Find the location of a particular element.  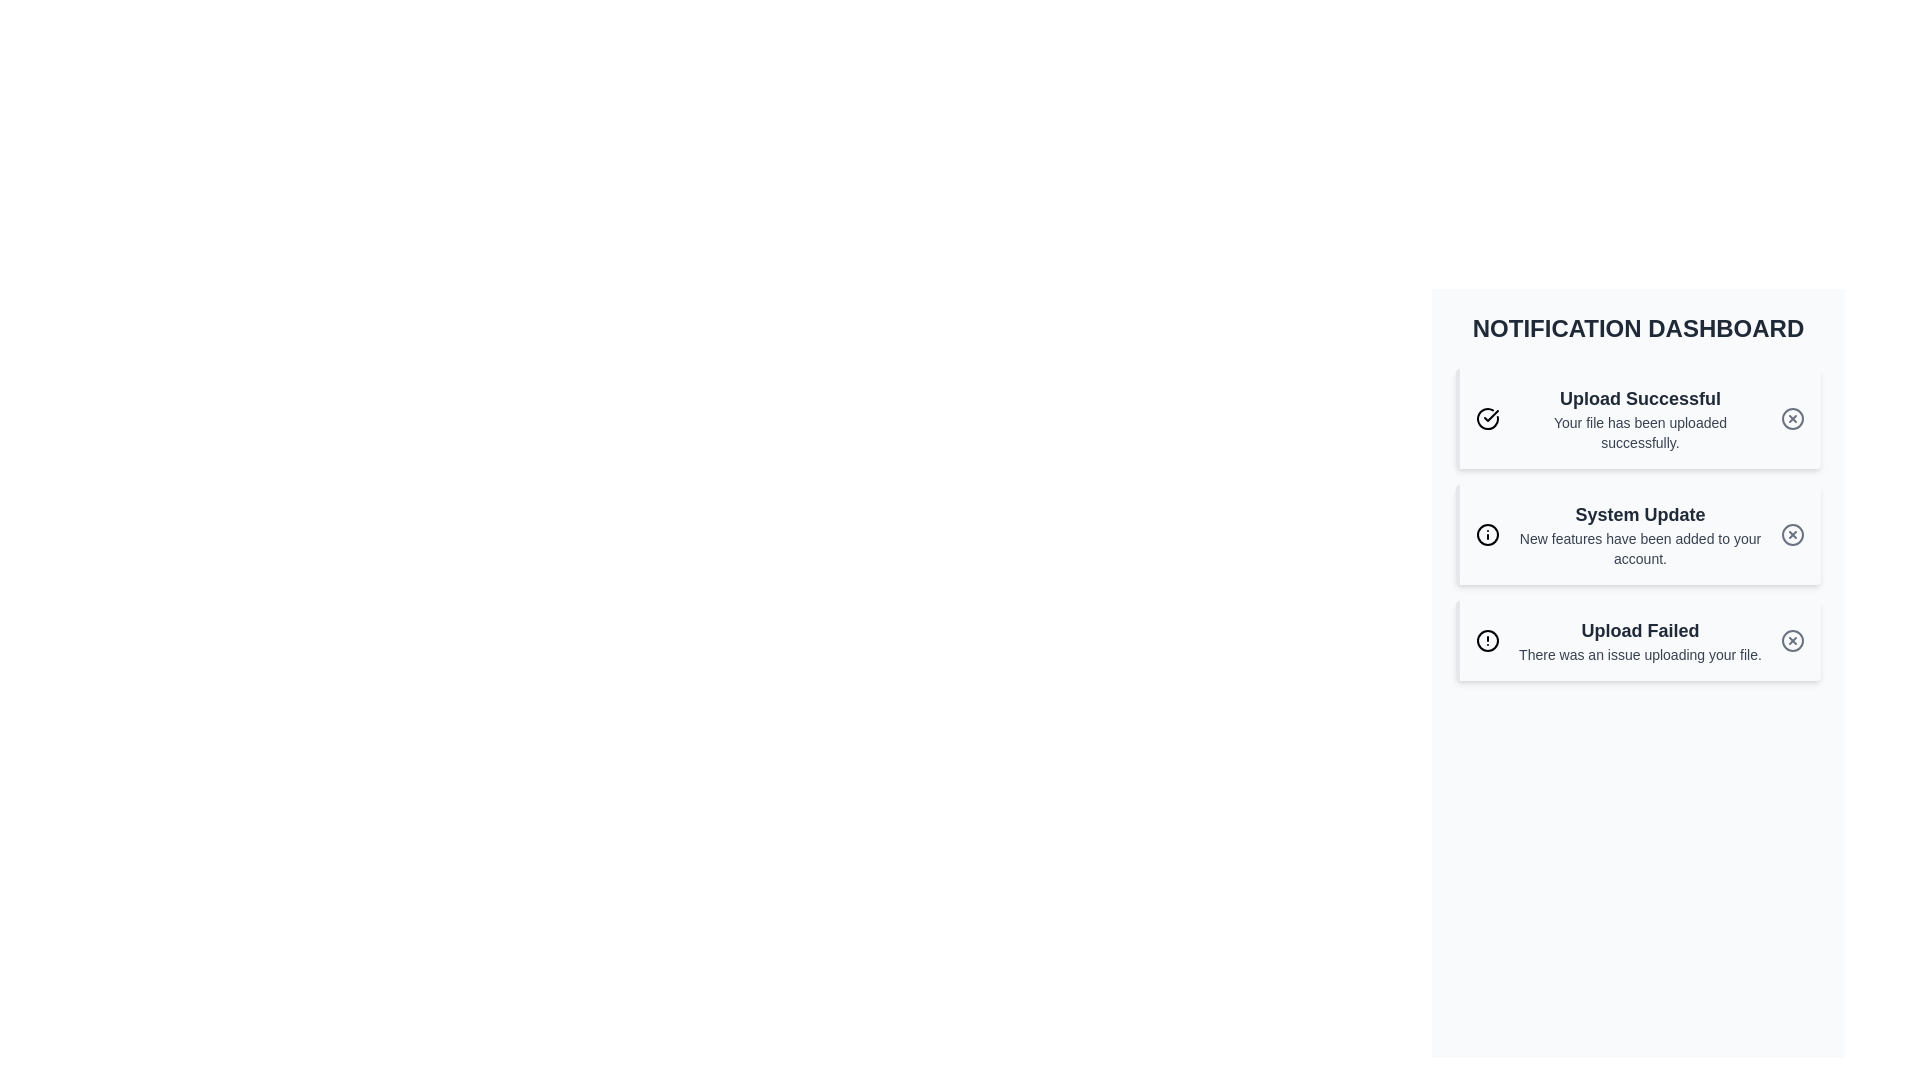

the Informational Notification that informs the user about a system update, which is the second item in the series of notifications is located at coordinates (1638, 523).